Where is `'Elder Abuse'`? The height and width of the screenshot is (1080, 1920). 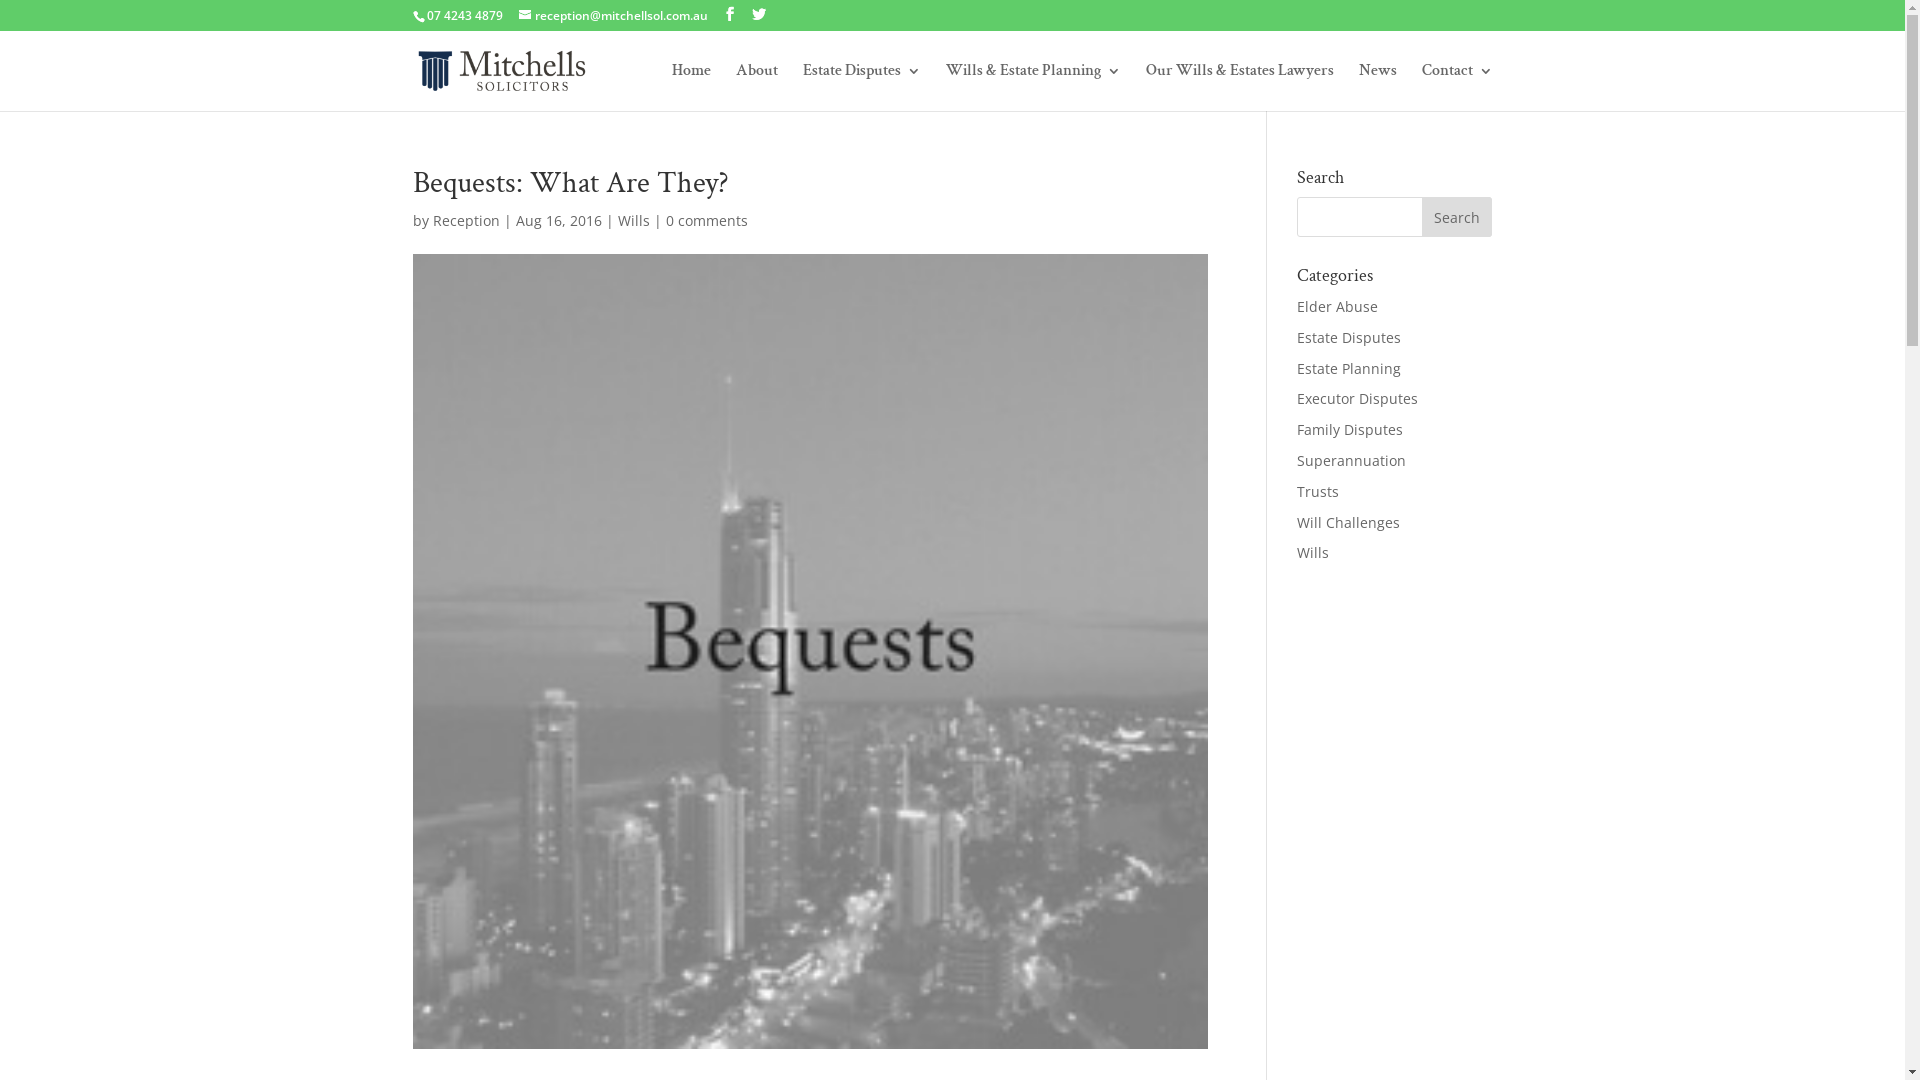
'Elder Abuse' is located at coordinates (1296, 306).